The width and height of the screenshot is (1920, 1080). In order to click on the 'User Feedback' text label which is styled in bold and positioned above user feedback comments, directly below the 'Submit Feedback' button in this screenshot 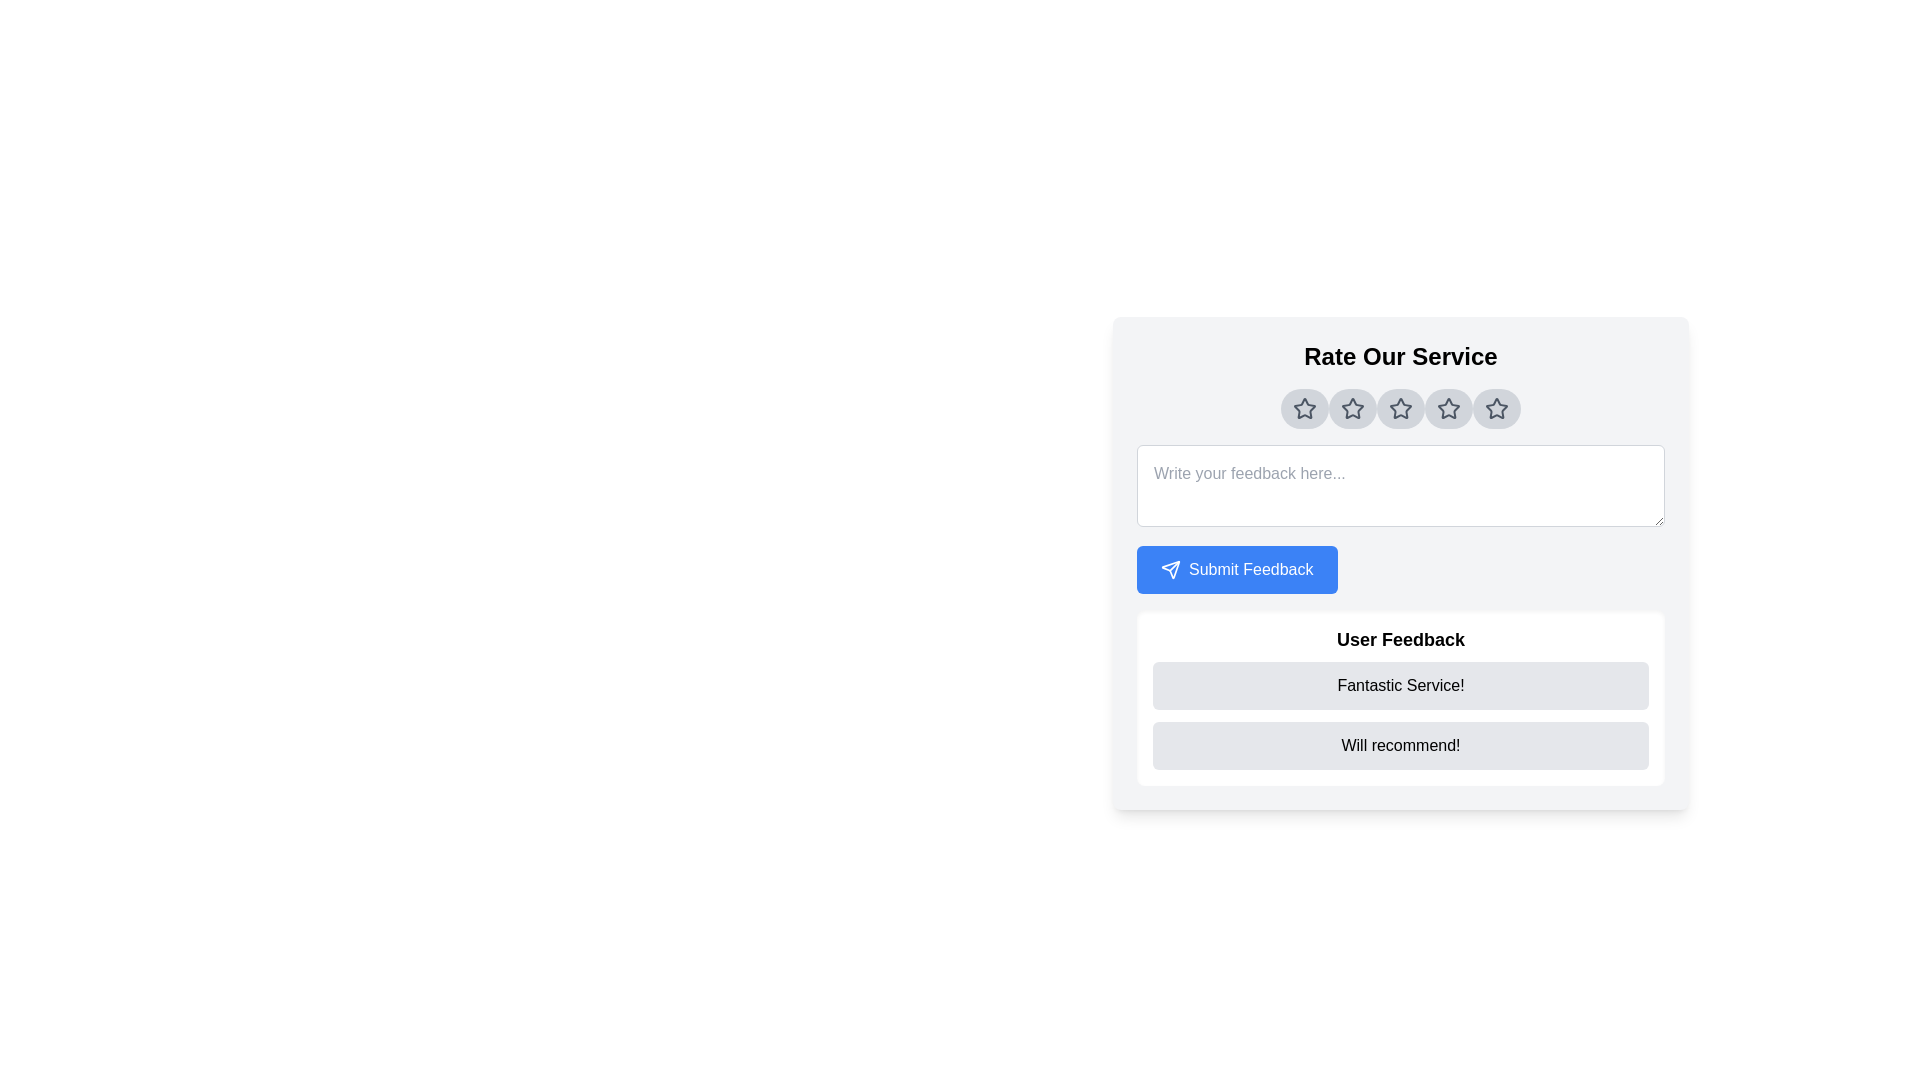, I will do `click(1400, 640)`.